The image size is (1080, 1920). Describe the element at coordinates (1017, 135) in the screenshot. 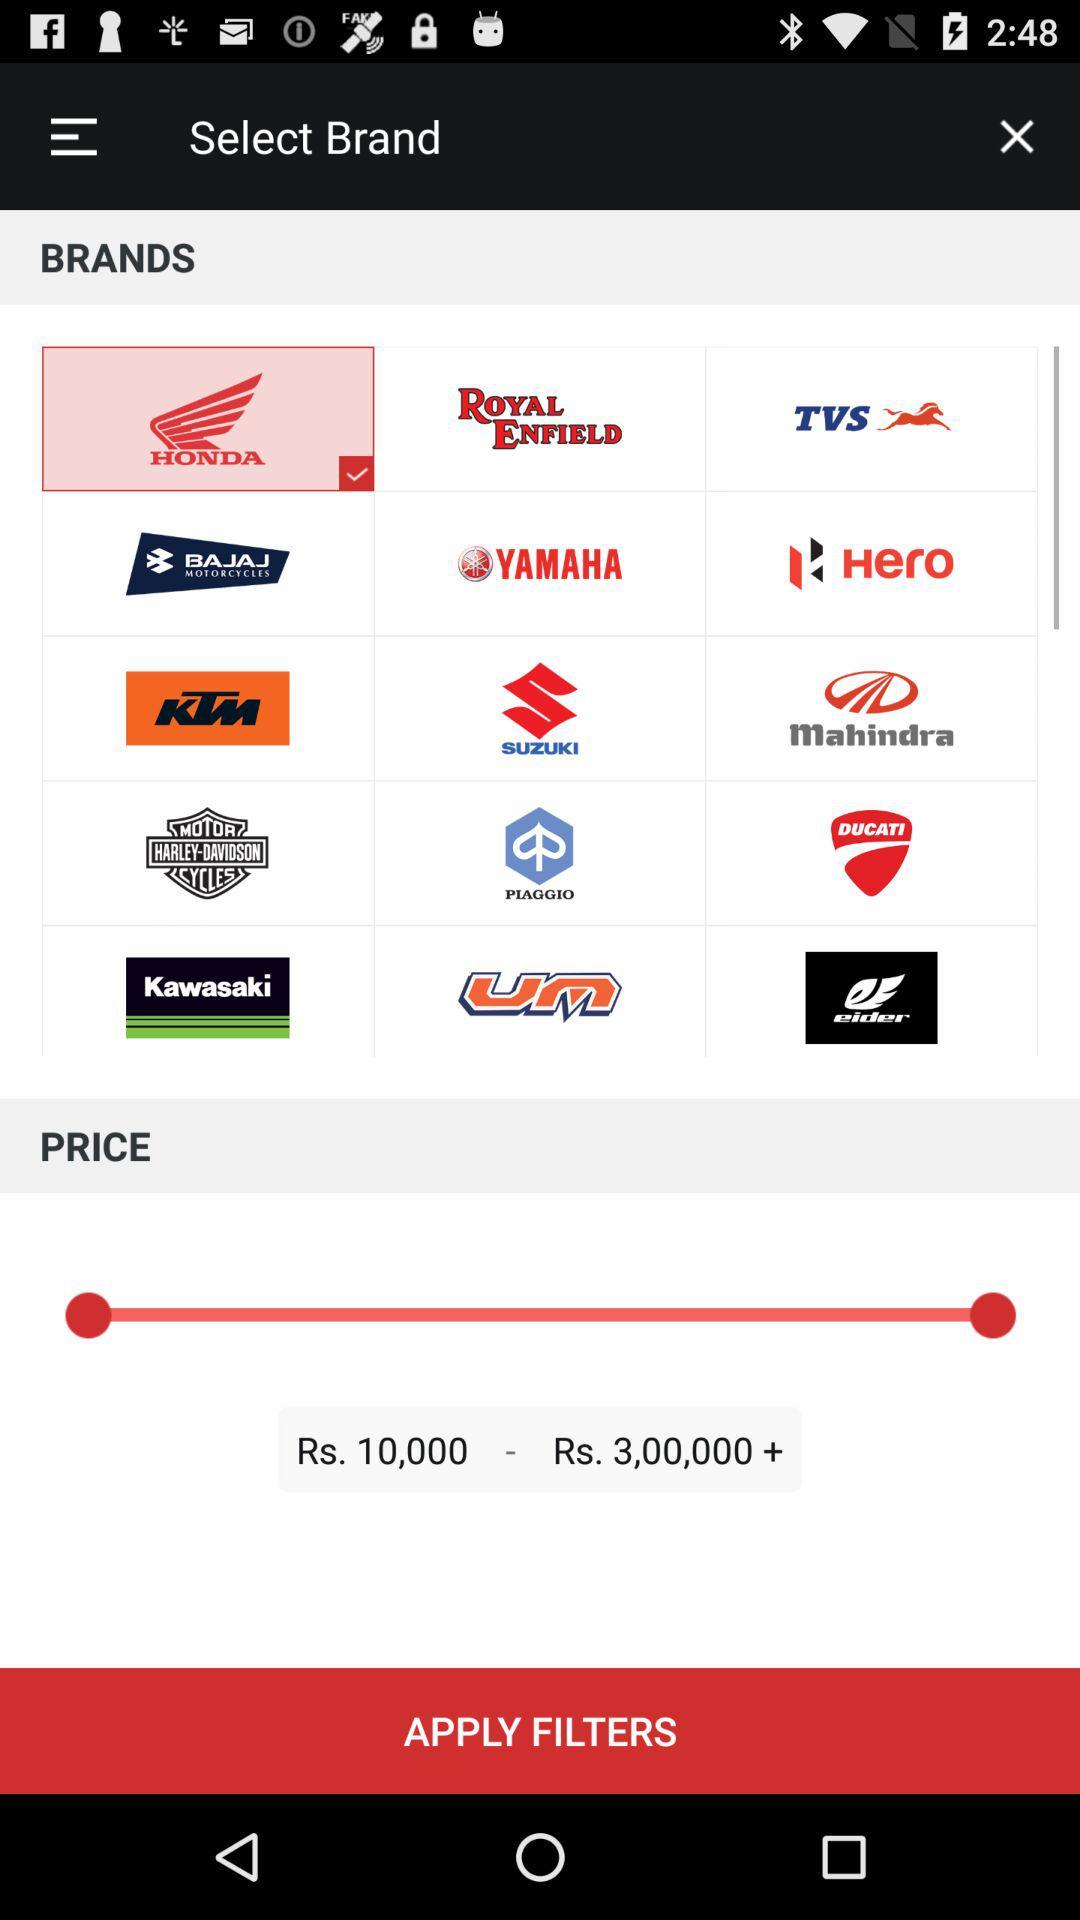

I see `icon next to select brand` at that location.